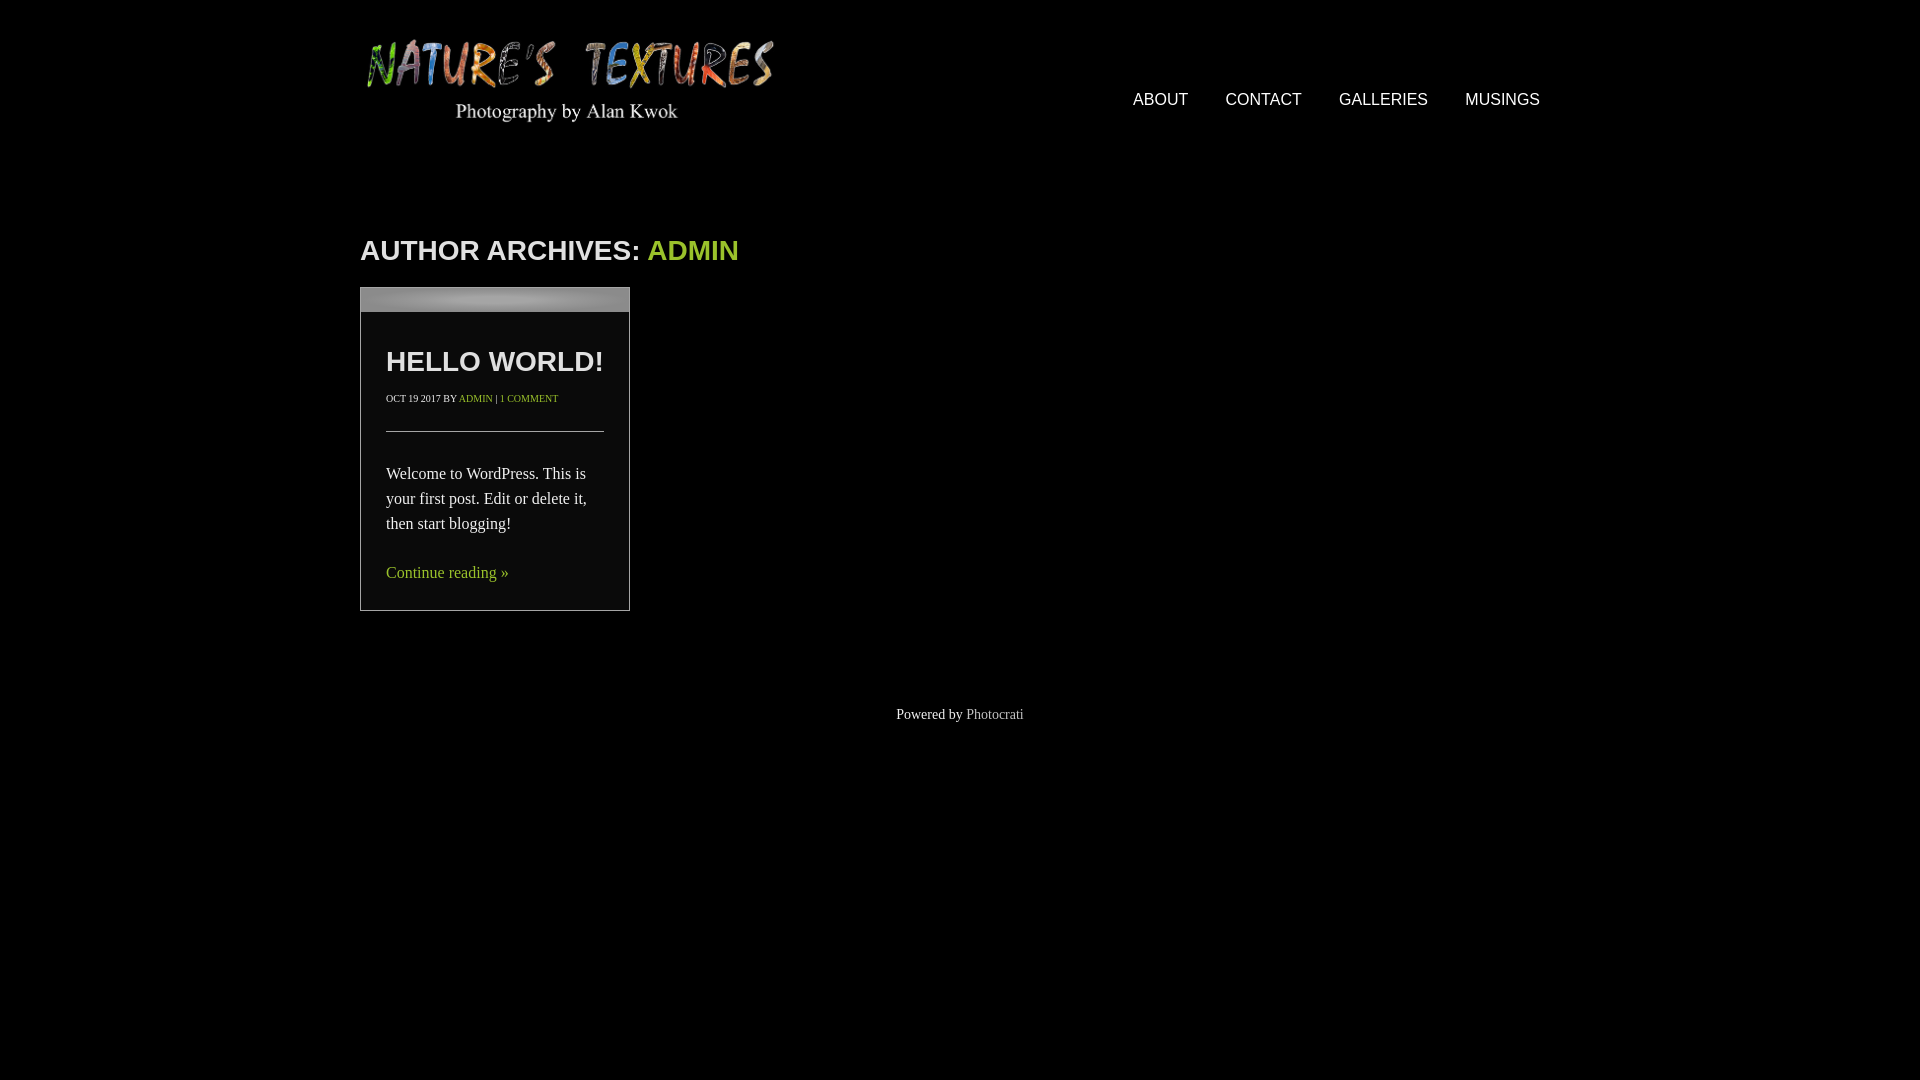  What do you see at coordinates (529, 398) in the screenshot?
I see `'1 COMMENT'` at bounding box center [529, 398].